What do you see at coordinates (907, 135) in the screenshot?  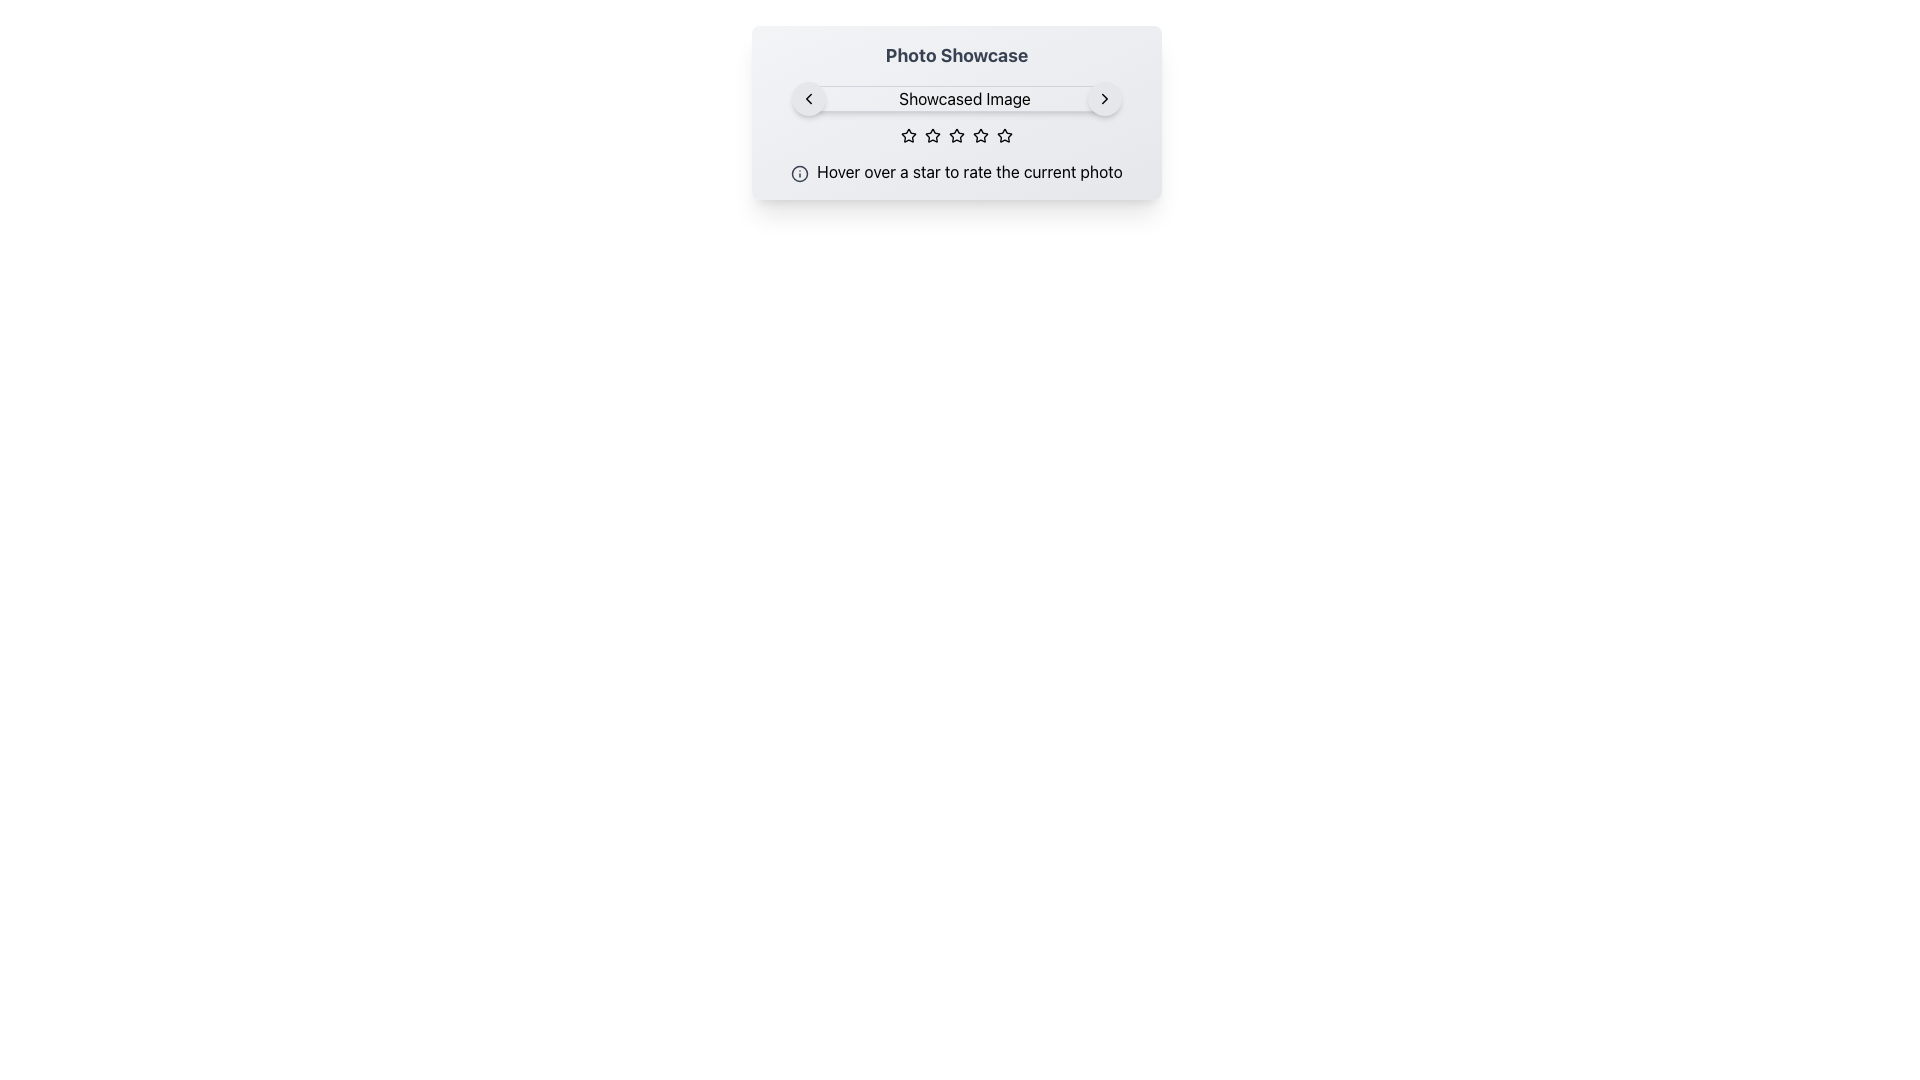 I see `the first star icon in the row of five rating stars, located under the 'Showcased Image' text within the 'Photo Showcase' segment` at bounding box center [907, 135].